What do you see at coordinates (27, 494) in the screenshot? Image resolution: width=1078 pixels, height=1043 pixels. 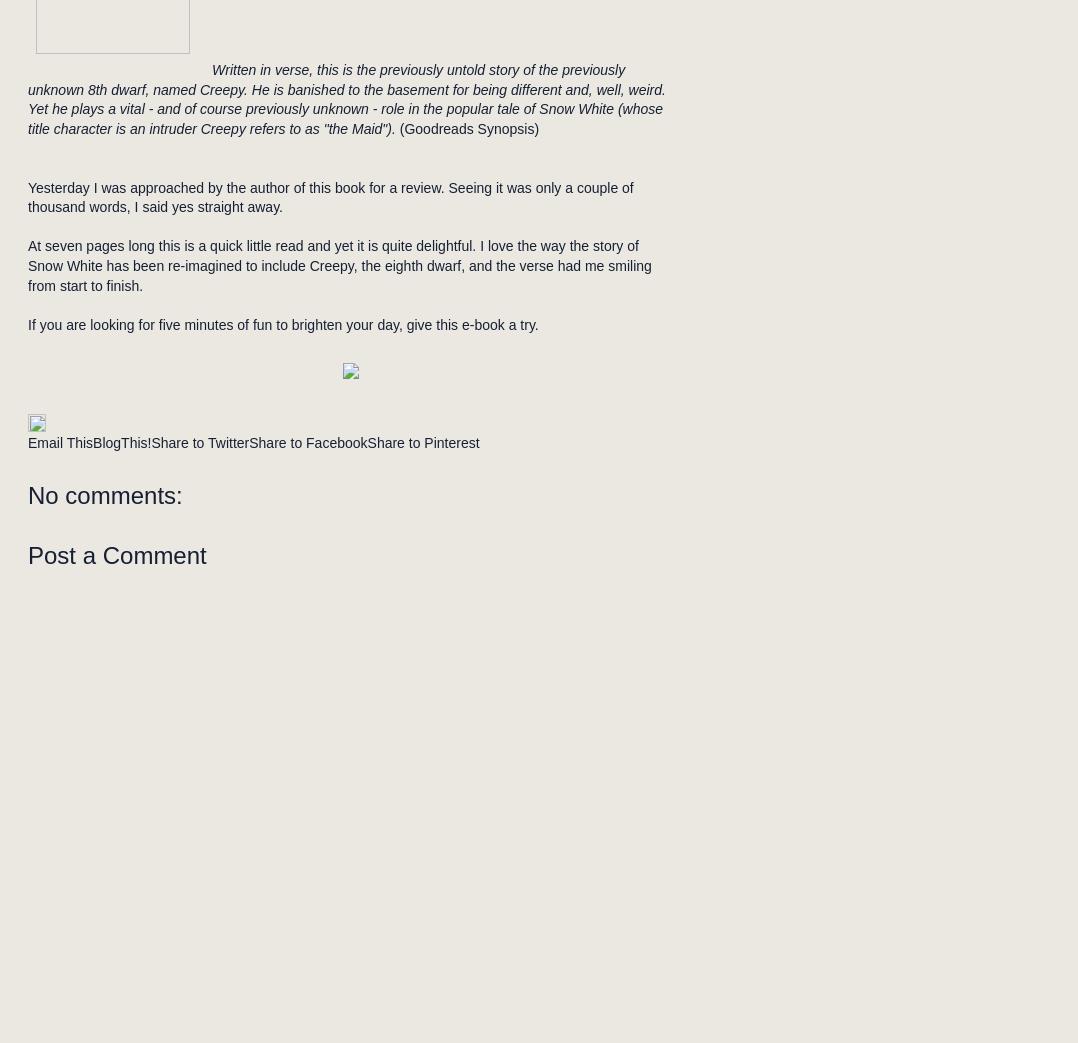 I see `'No comments:'` at bounding box center [27, 494].